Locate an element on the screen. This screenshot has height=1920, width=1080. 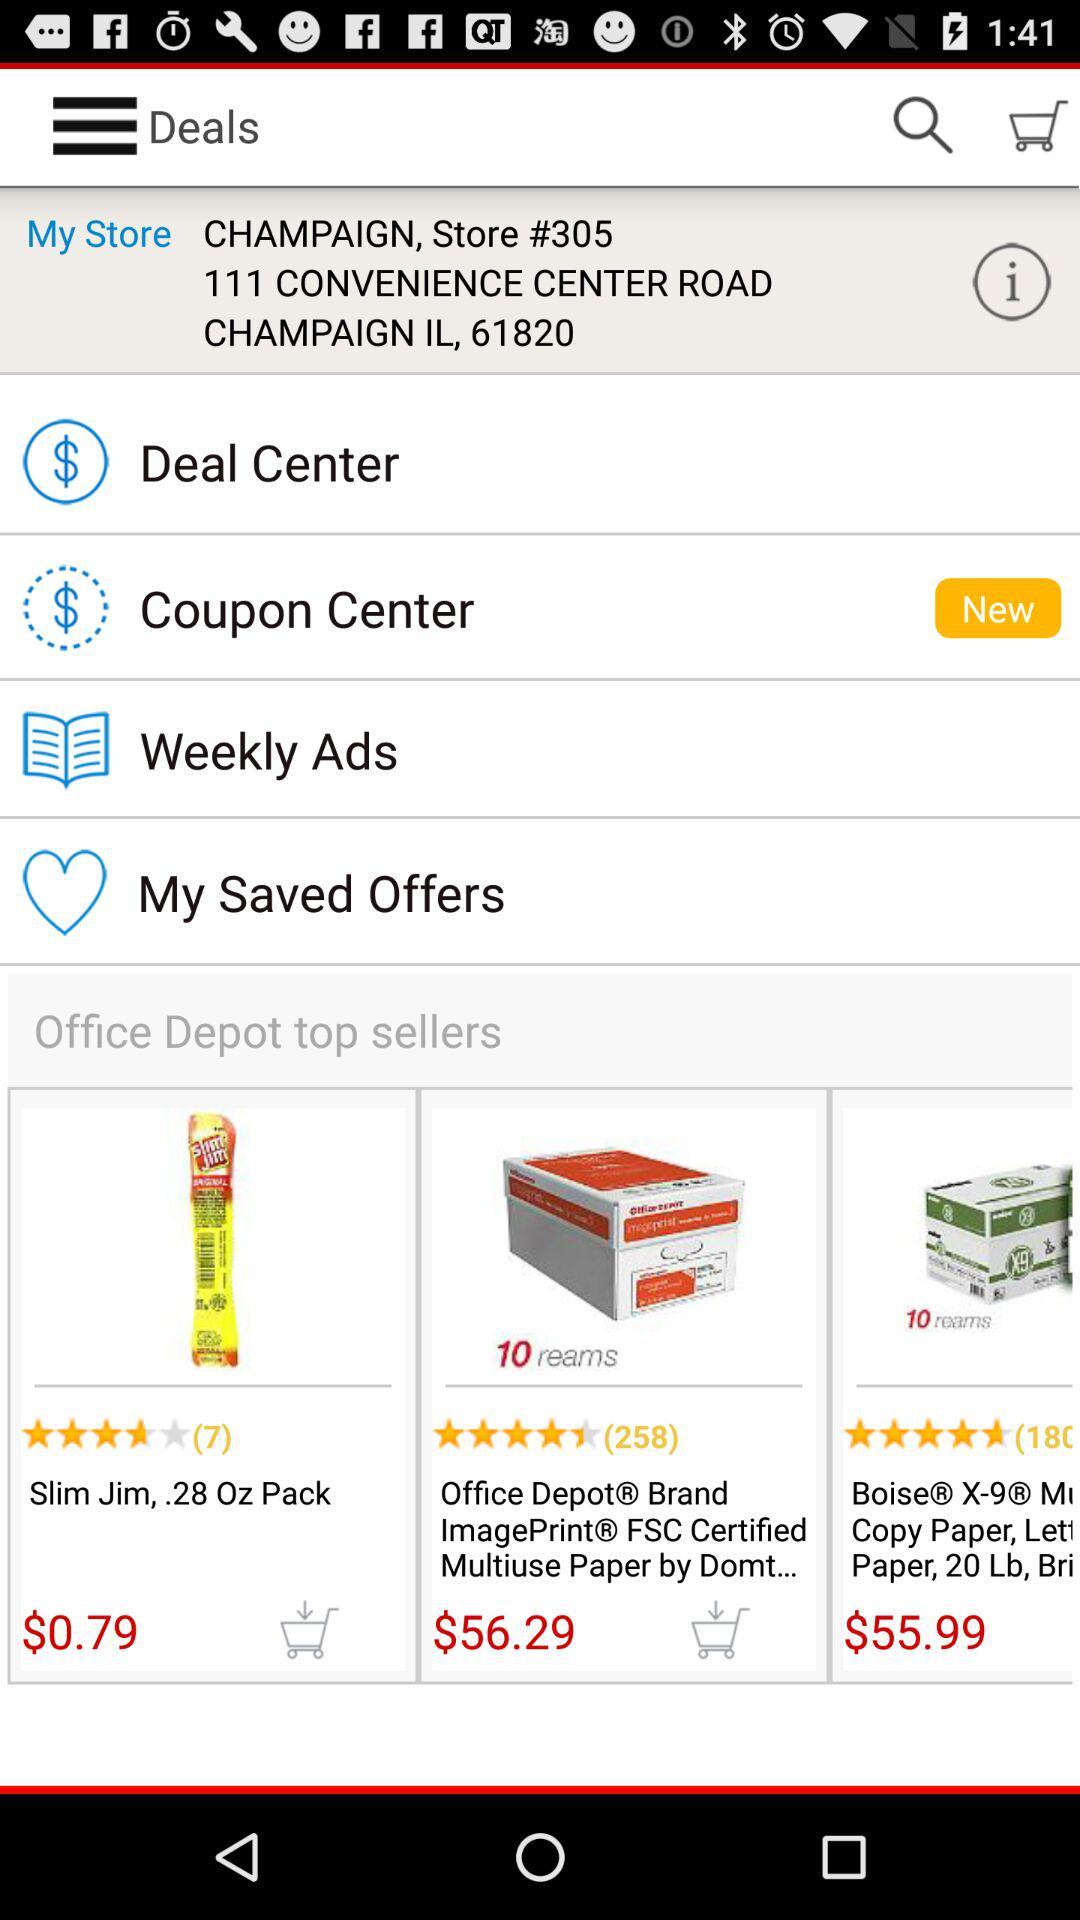
the info icon is located at coordinates (1011, 300).